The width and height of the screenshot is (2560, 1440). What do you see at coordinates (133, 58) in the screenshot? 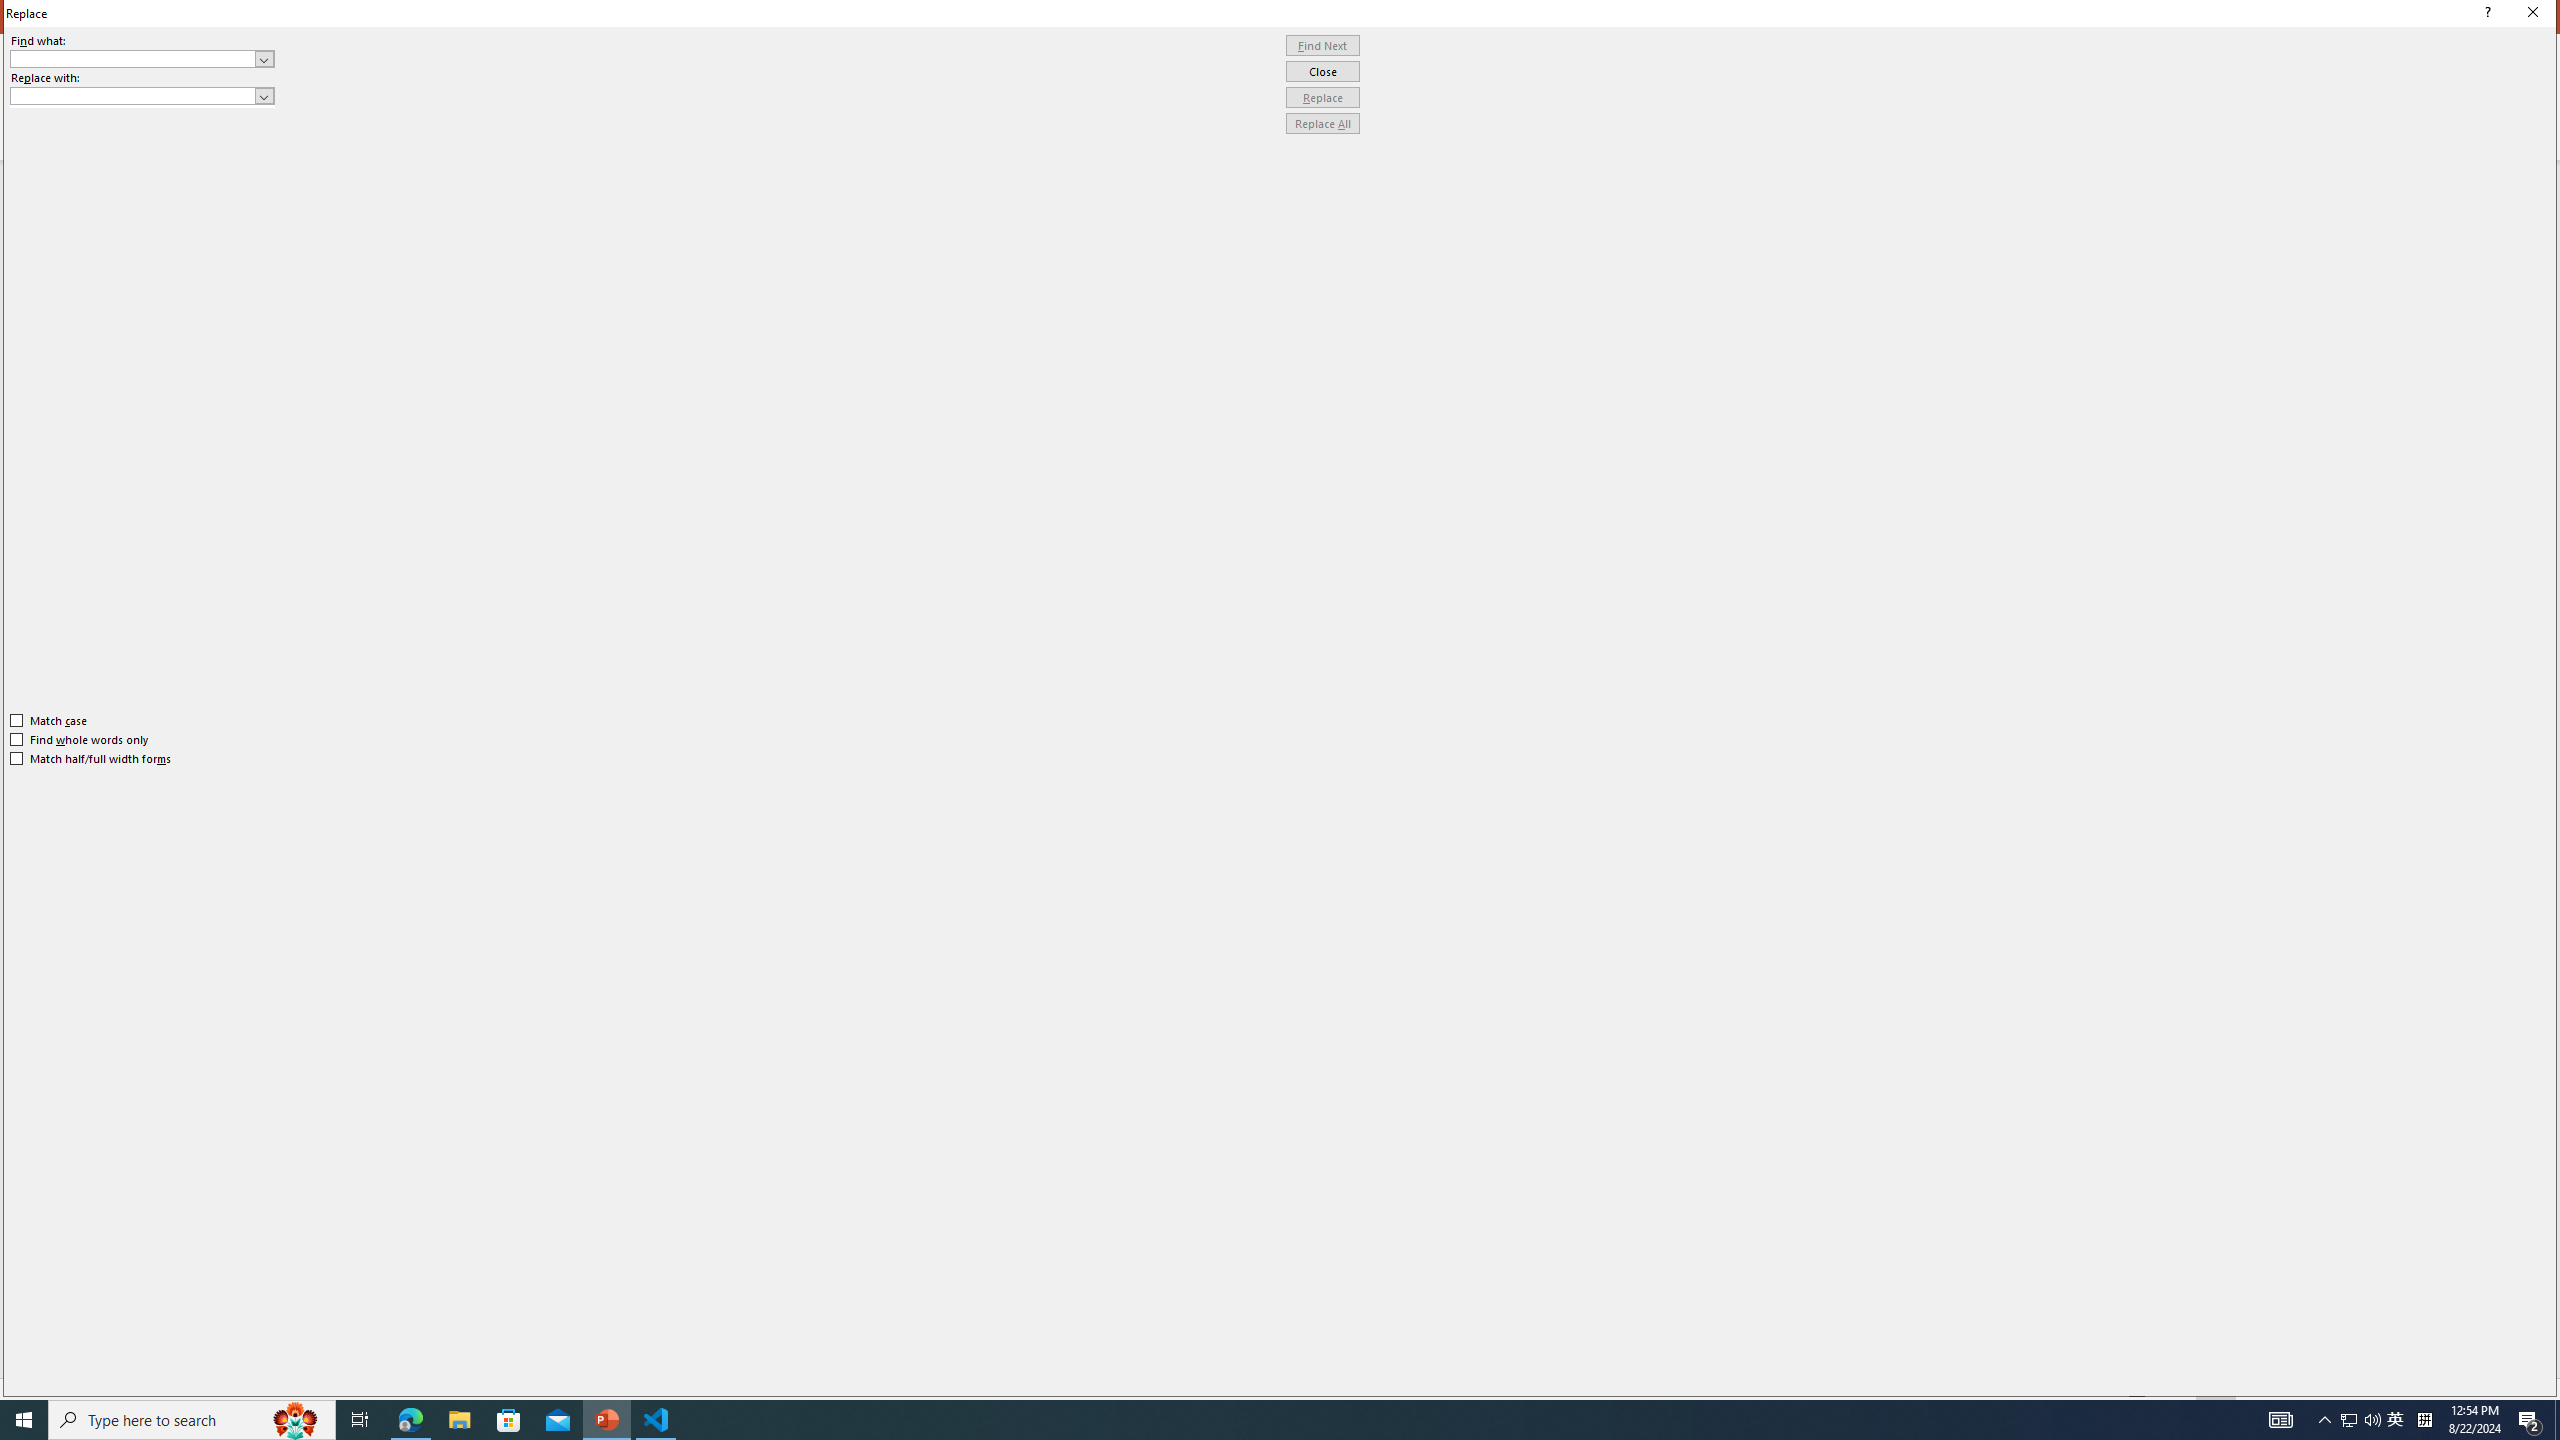
I see `'Find what'` at bounding box center [133, 58].